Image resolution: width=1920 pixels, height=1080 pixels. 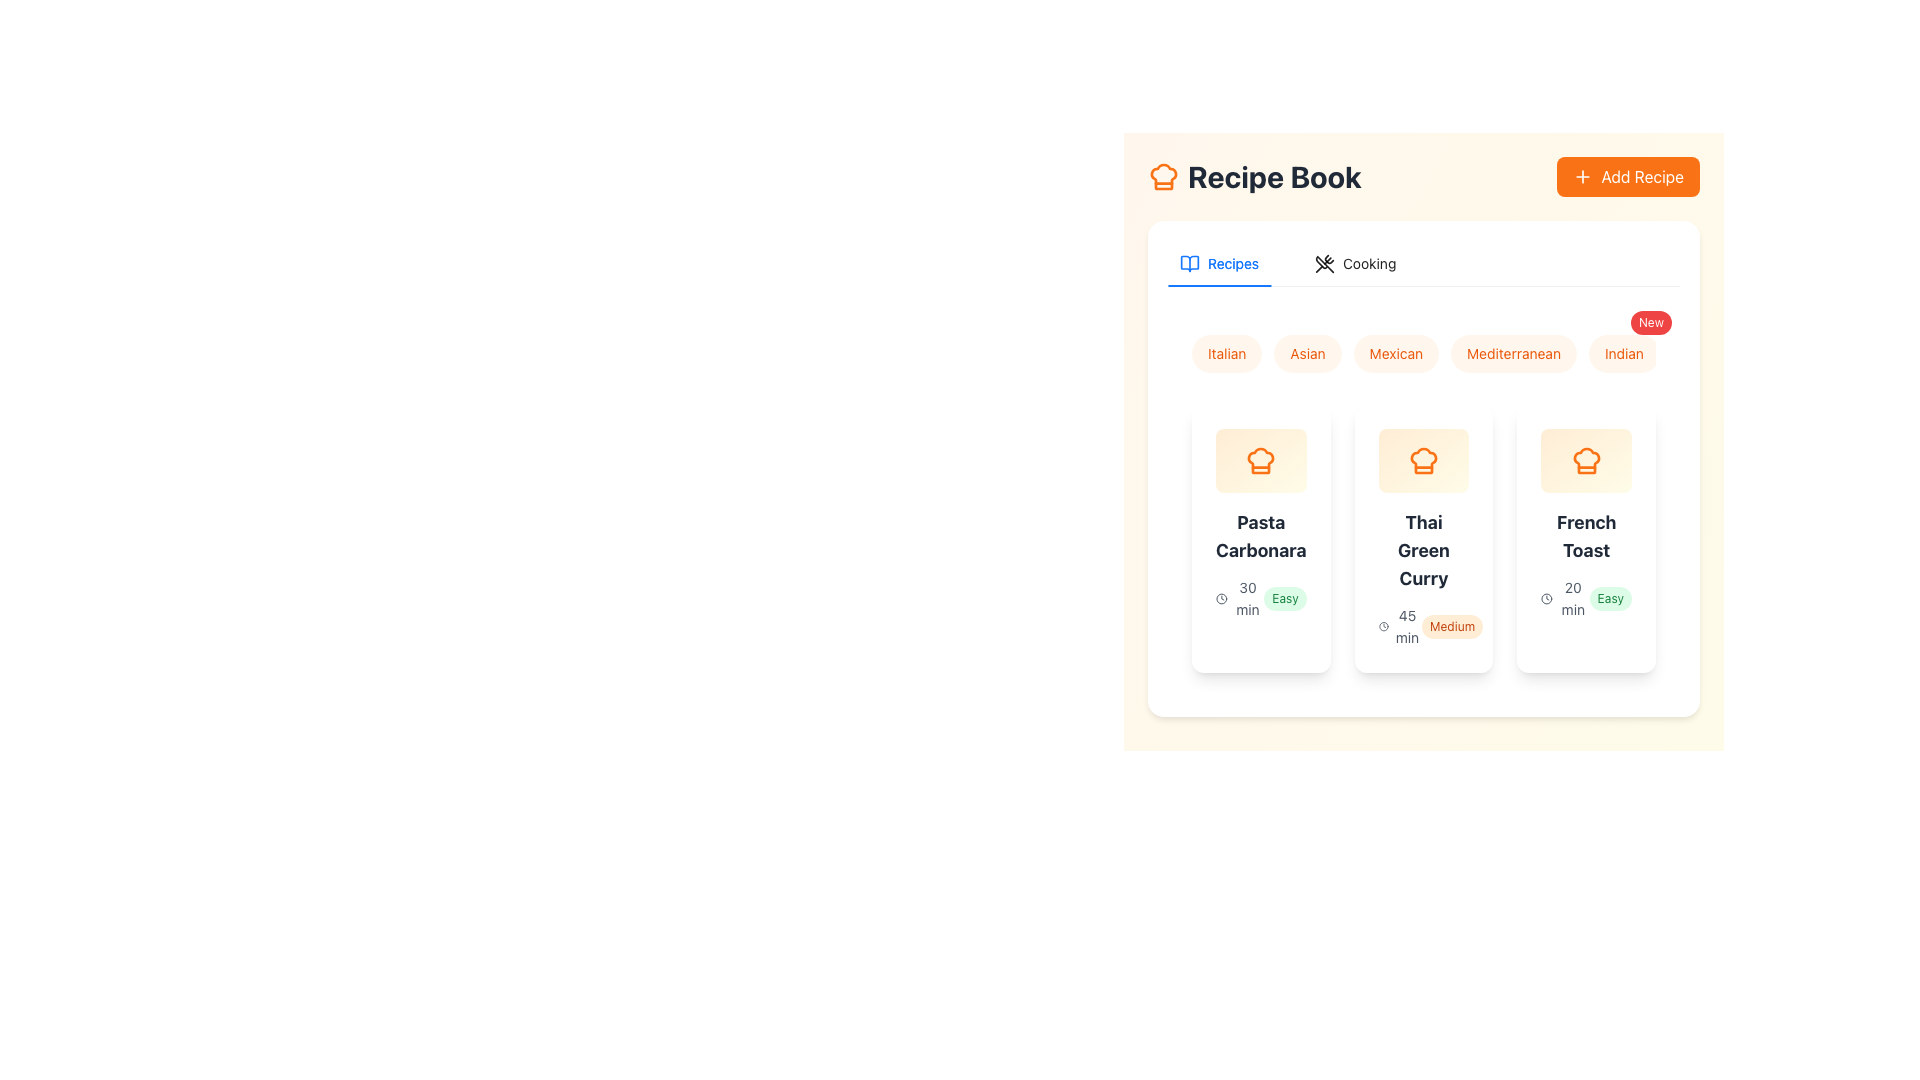 What do you see at coordinates (1163, 176) in the screenshot?
I see `the Recipe Book icon, which serves as a visual identifier for the section and is located to the left of the text 'Recipe Book'` at bounding box center [1163, 176].